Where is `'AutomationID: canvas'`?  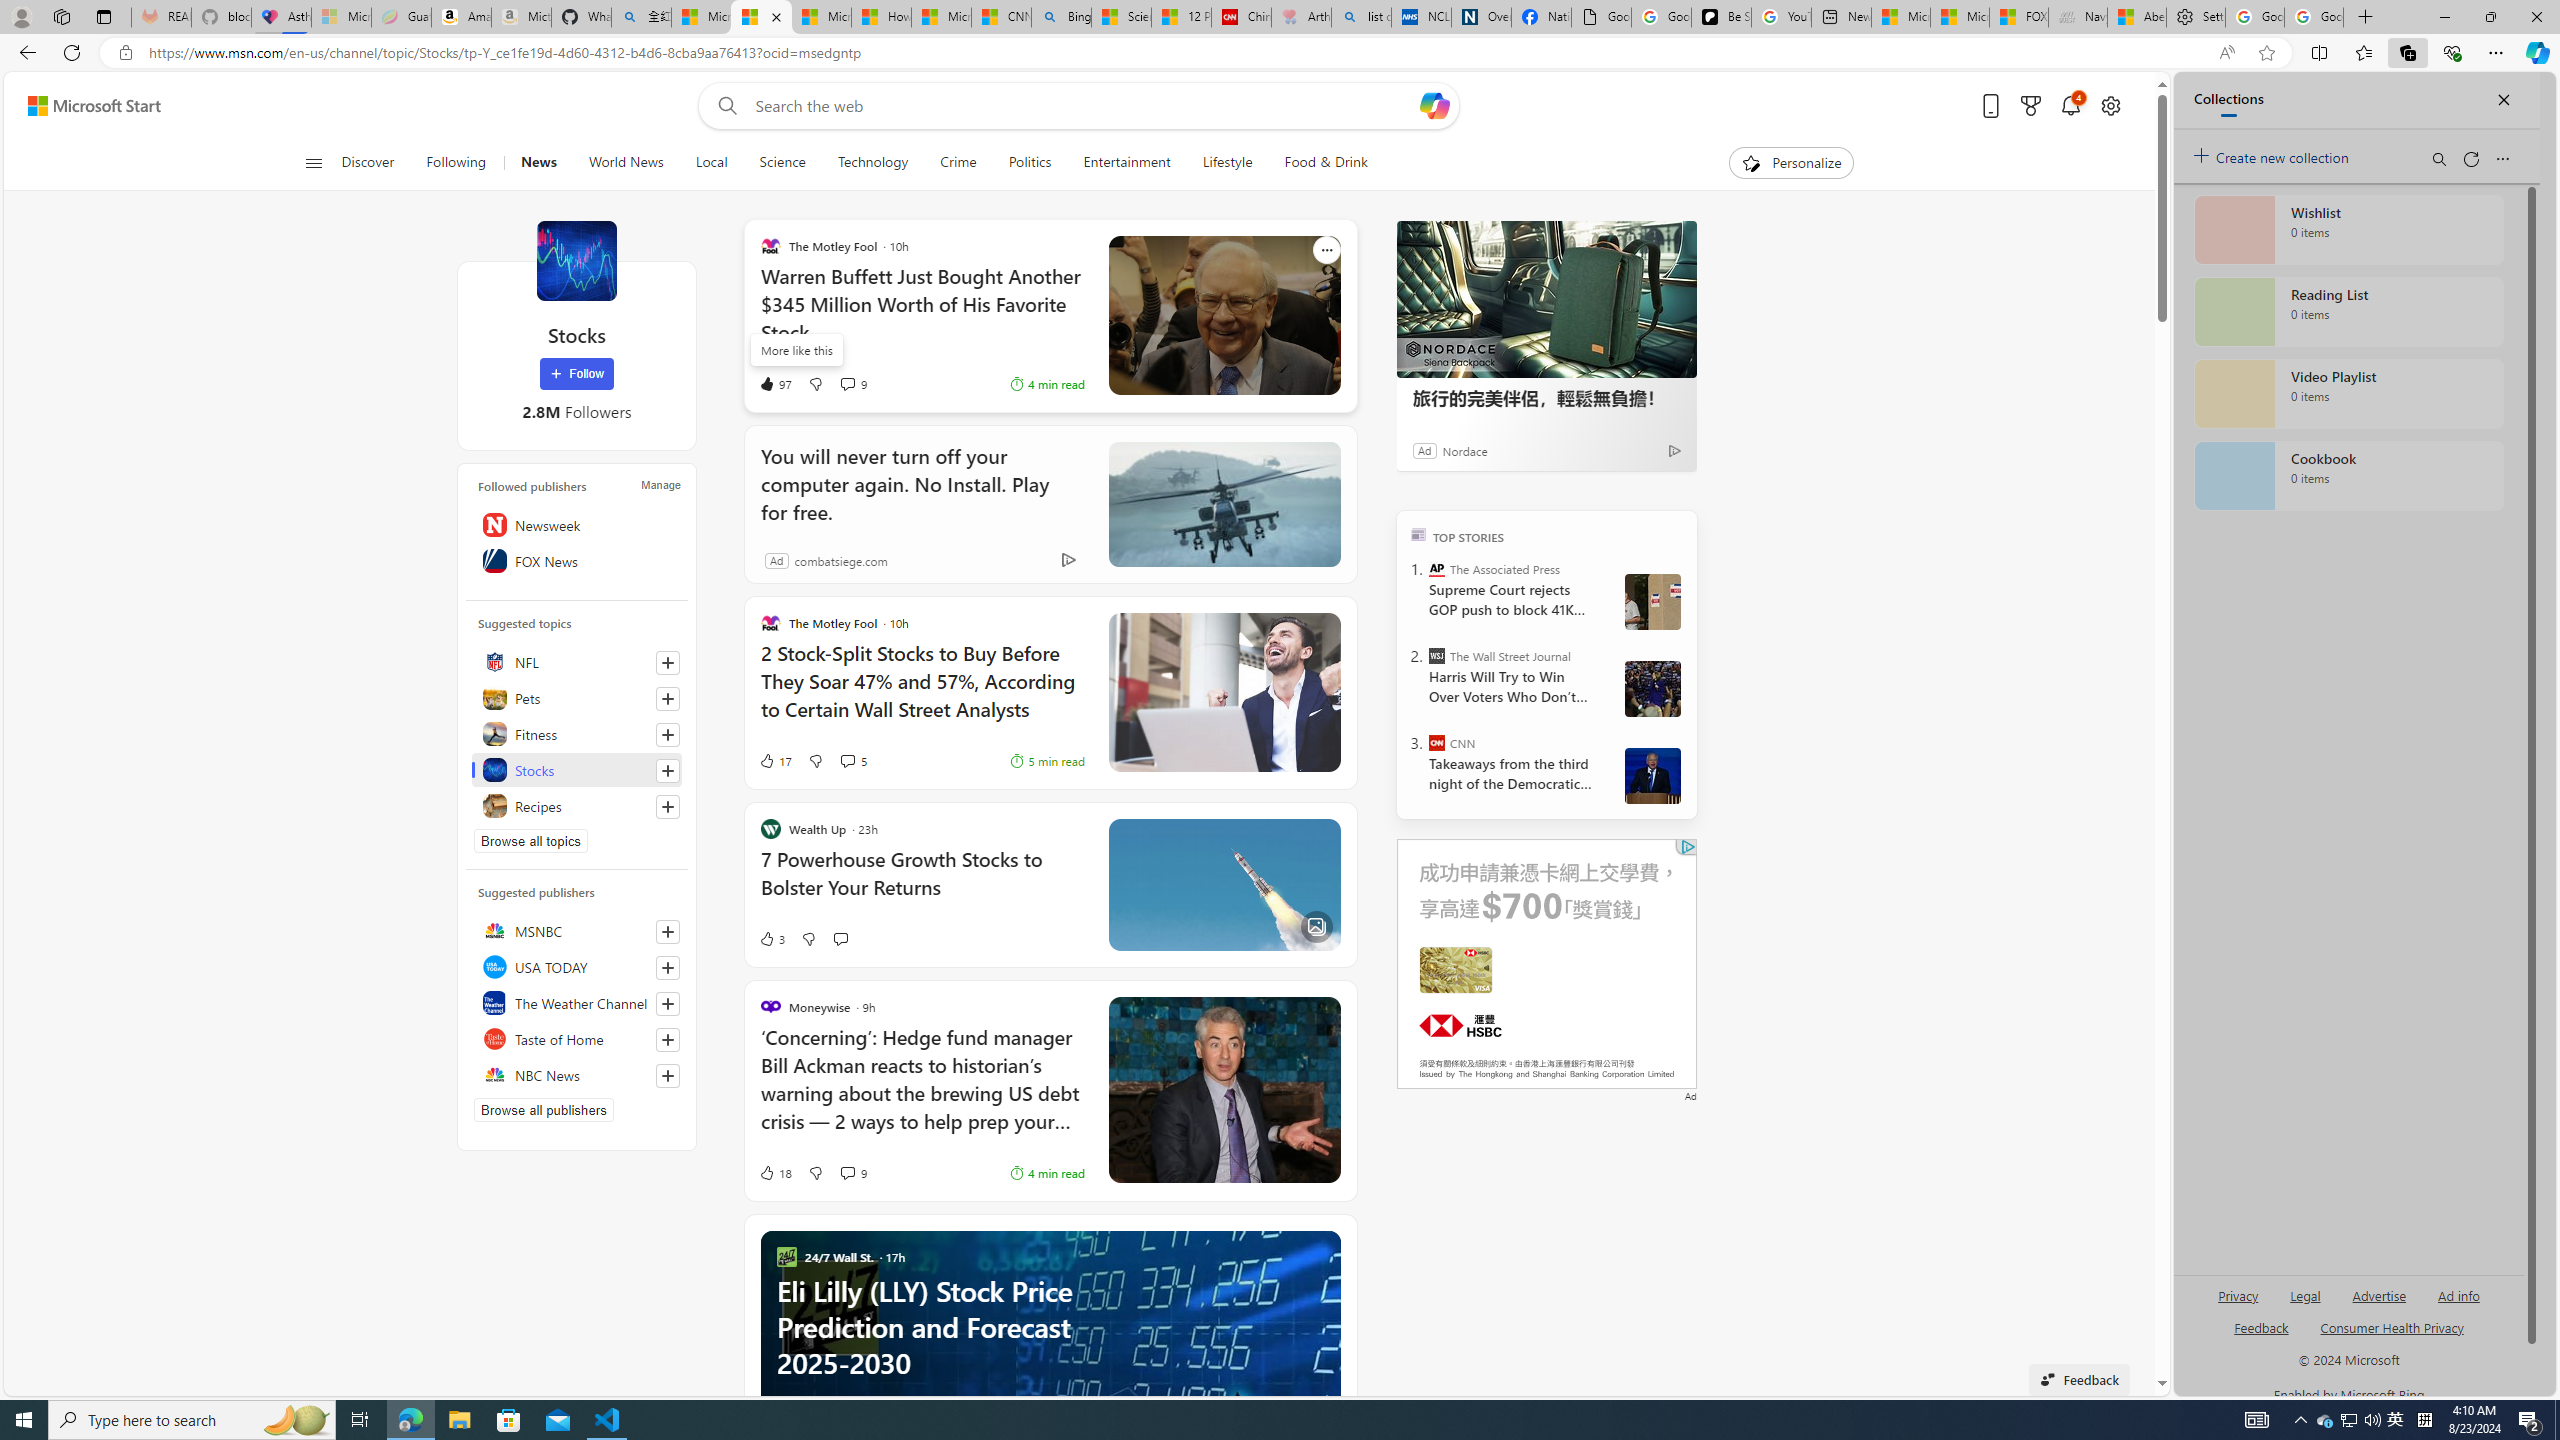
'AutomationID: canvas' is located at coordinates (1546, 964).